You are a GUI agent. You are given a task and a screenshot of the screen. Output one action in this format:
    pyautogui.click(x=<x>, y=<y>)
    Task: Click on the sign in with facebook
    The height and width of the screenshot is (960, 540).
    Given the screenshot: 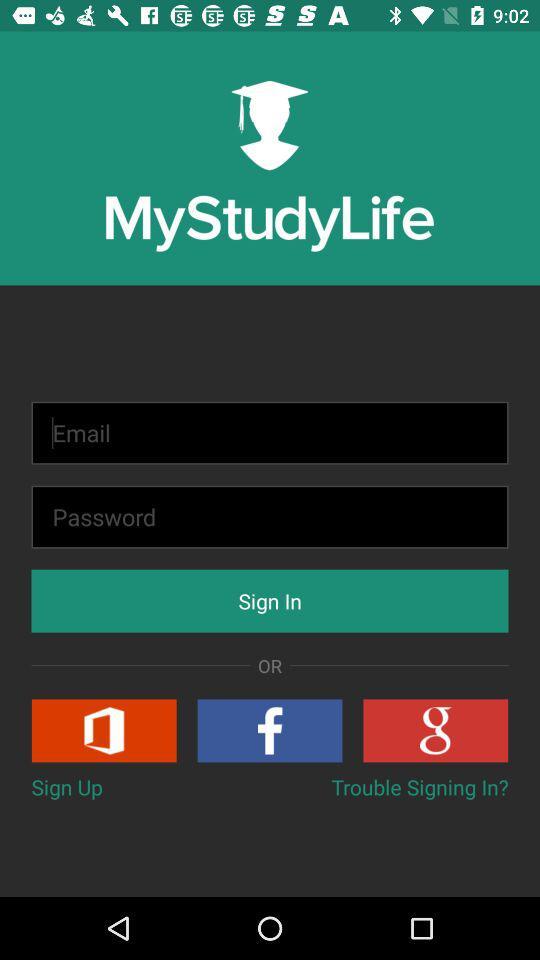 What is the action you would take?
    pyautogui.click(x=270, y=729)
    